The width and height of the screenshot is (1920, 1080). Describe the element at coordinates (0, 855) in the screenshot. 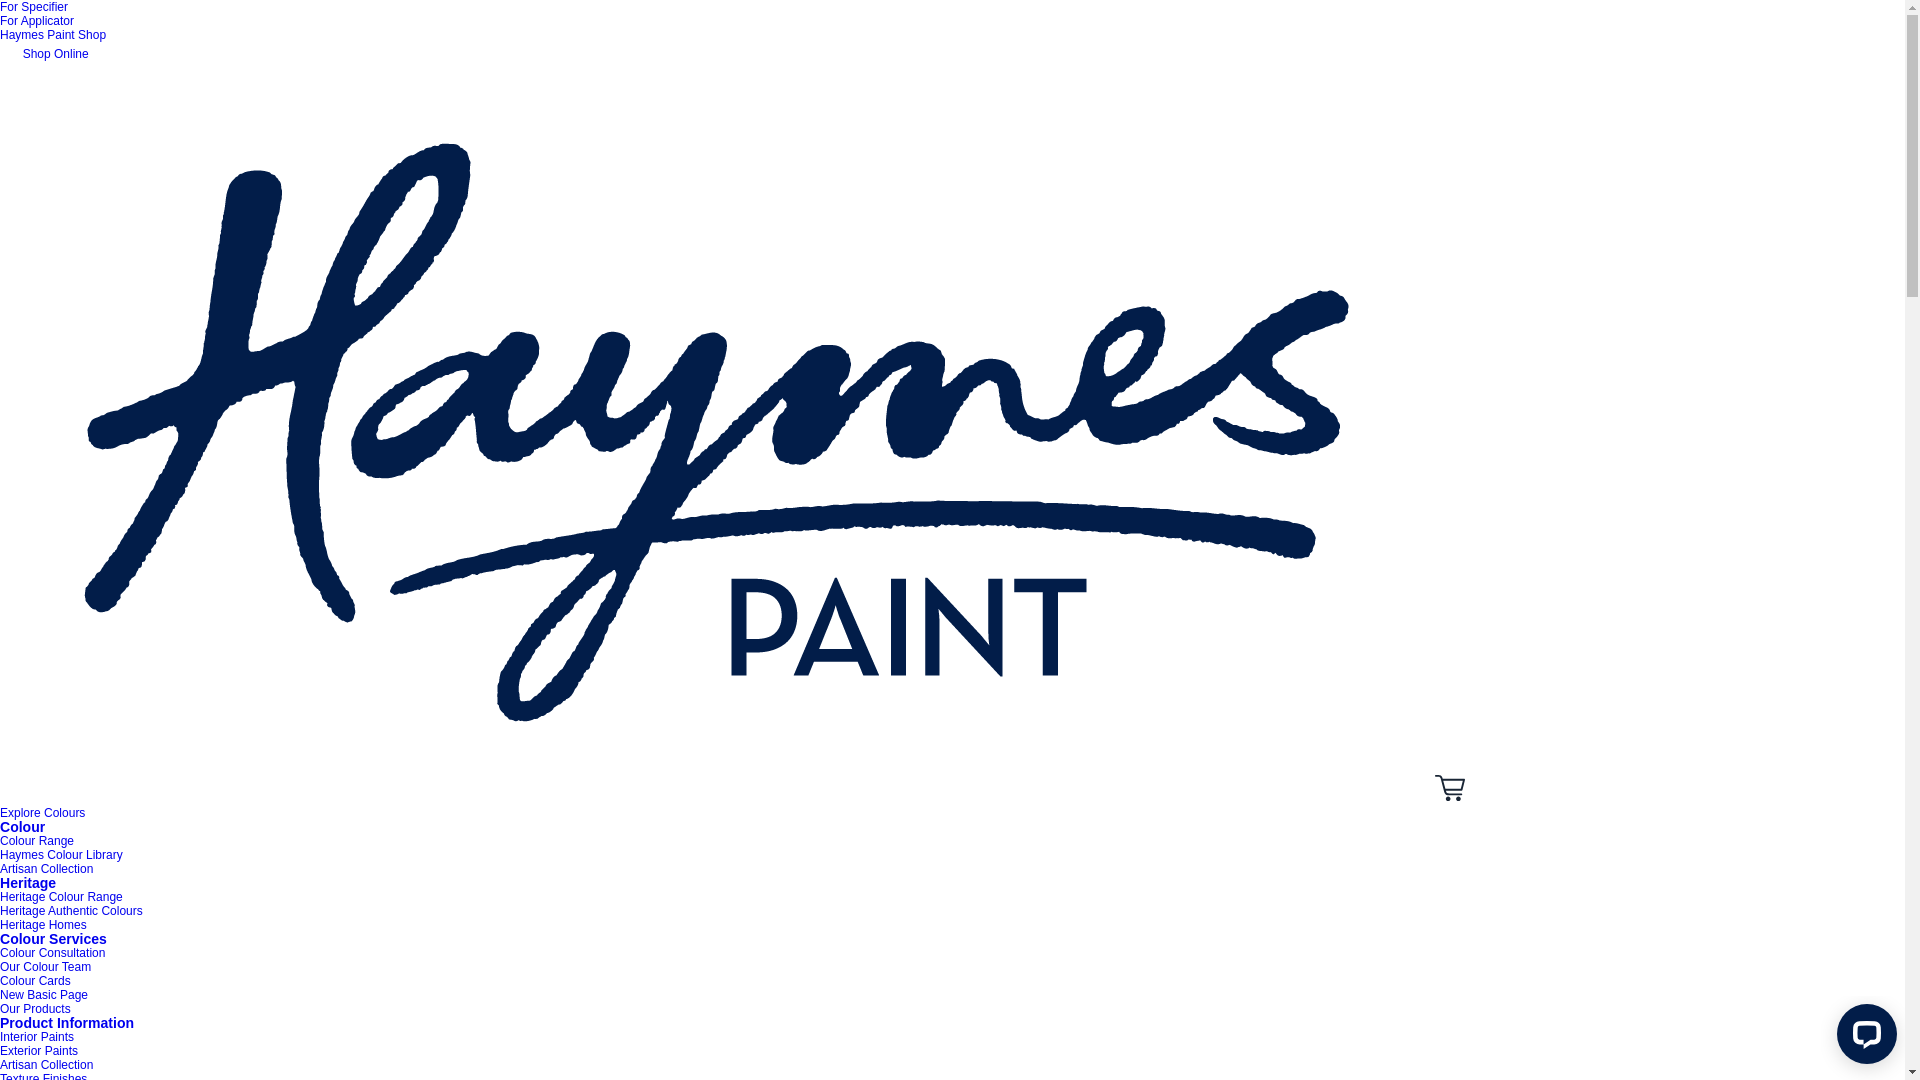

I see `'Haymes Colour Library'` at that location.